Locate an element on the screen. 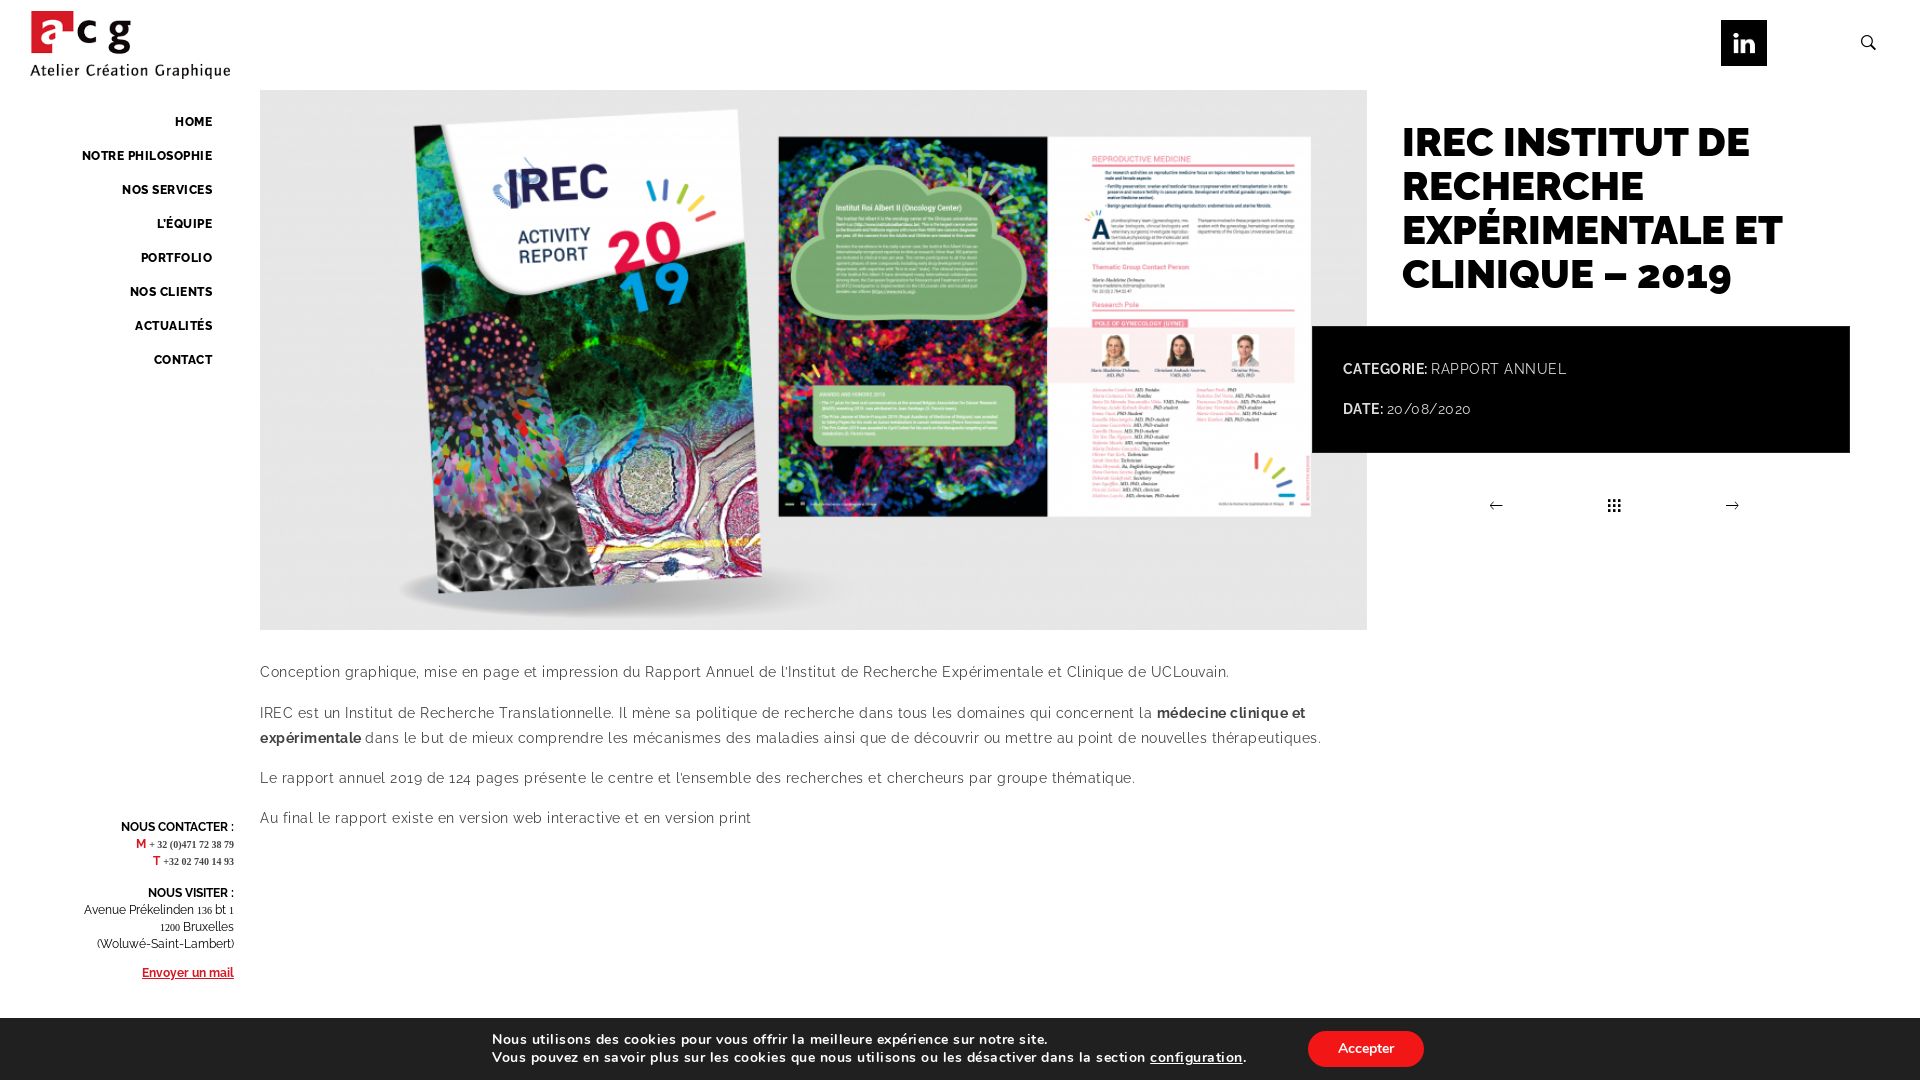  'Envoyer un mail' is located at coordinates (187, 971).